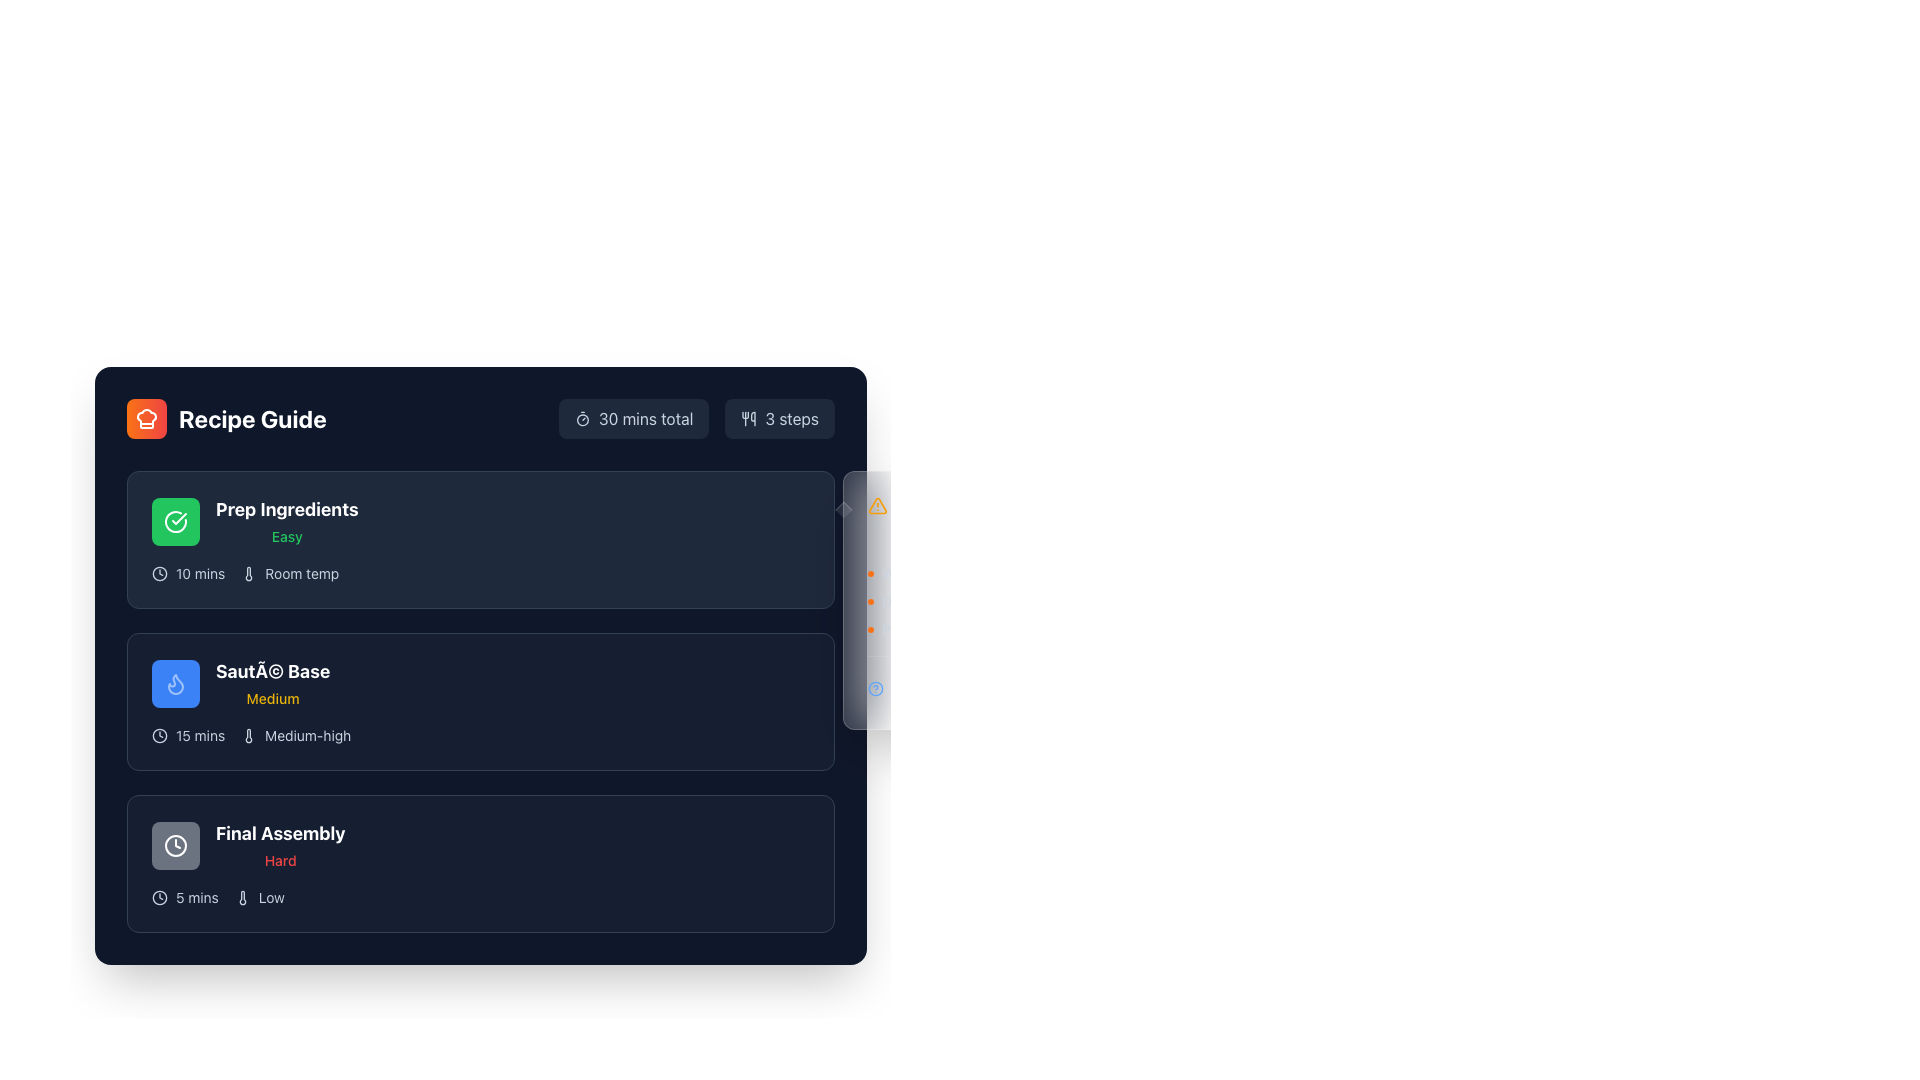 The image size is (1920, 1080). I want to click on the Recipe Guide icon button located at the top-left corner of the Recipe Guide panel, adjacent to the 'Recipe Guide' text, so click(146, 418).